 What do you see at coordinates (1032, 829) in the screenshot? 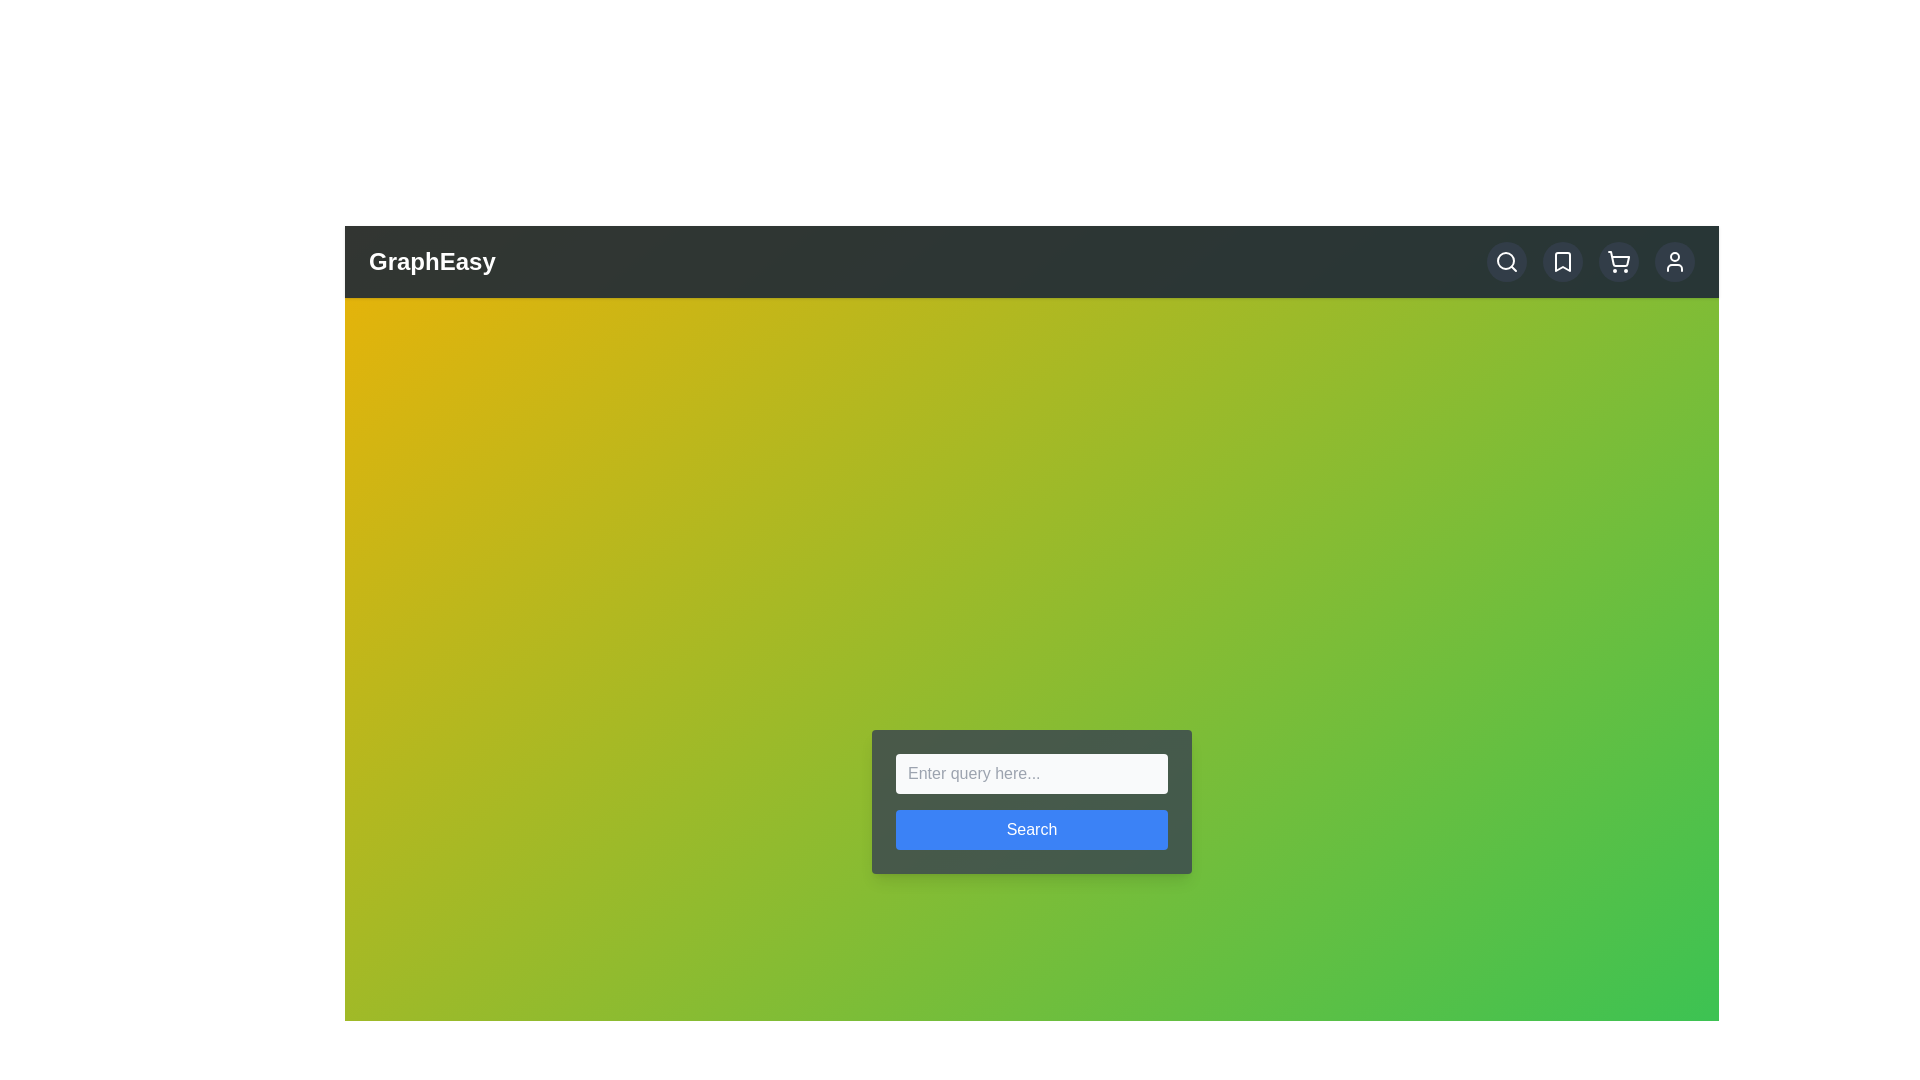
I see `the search button to initiate the search action` at bounding box center [1032, 829].